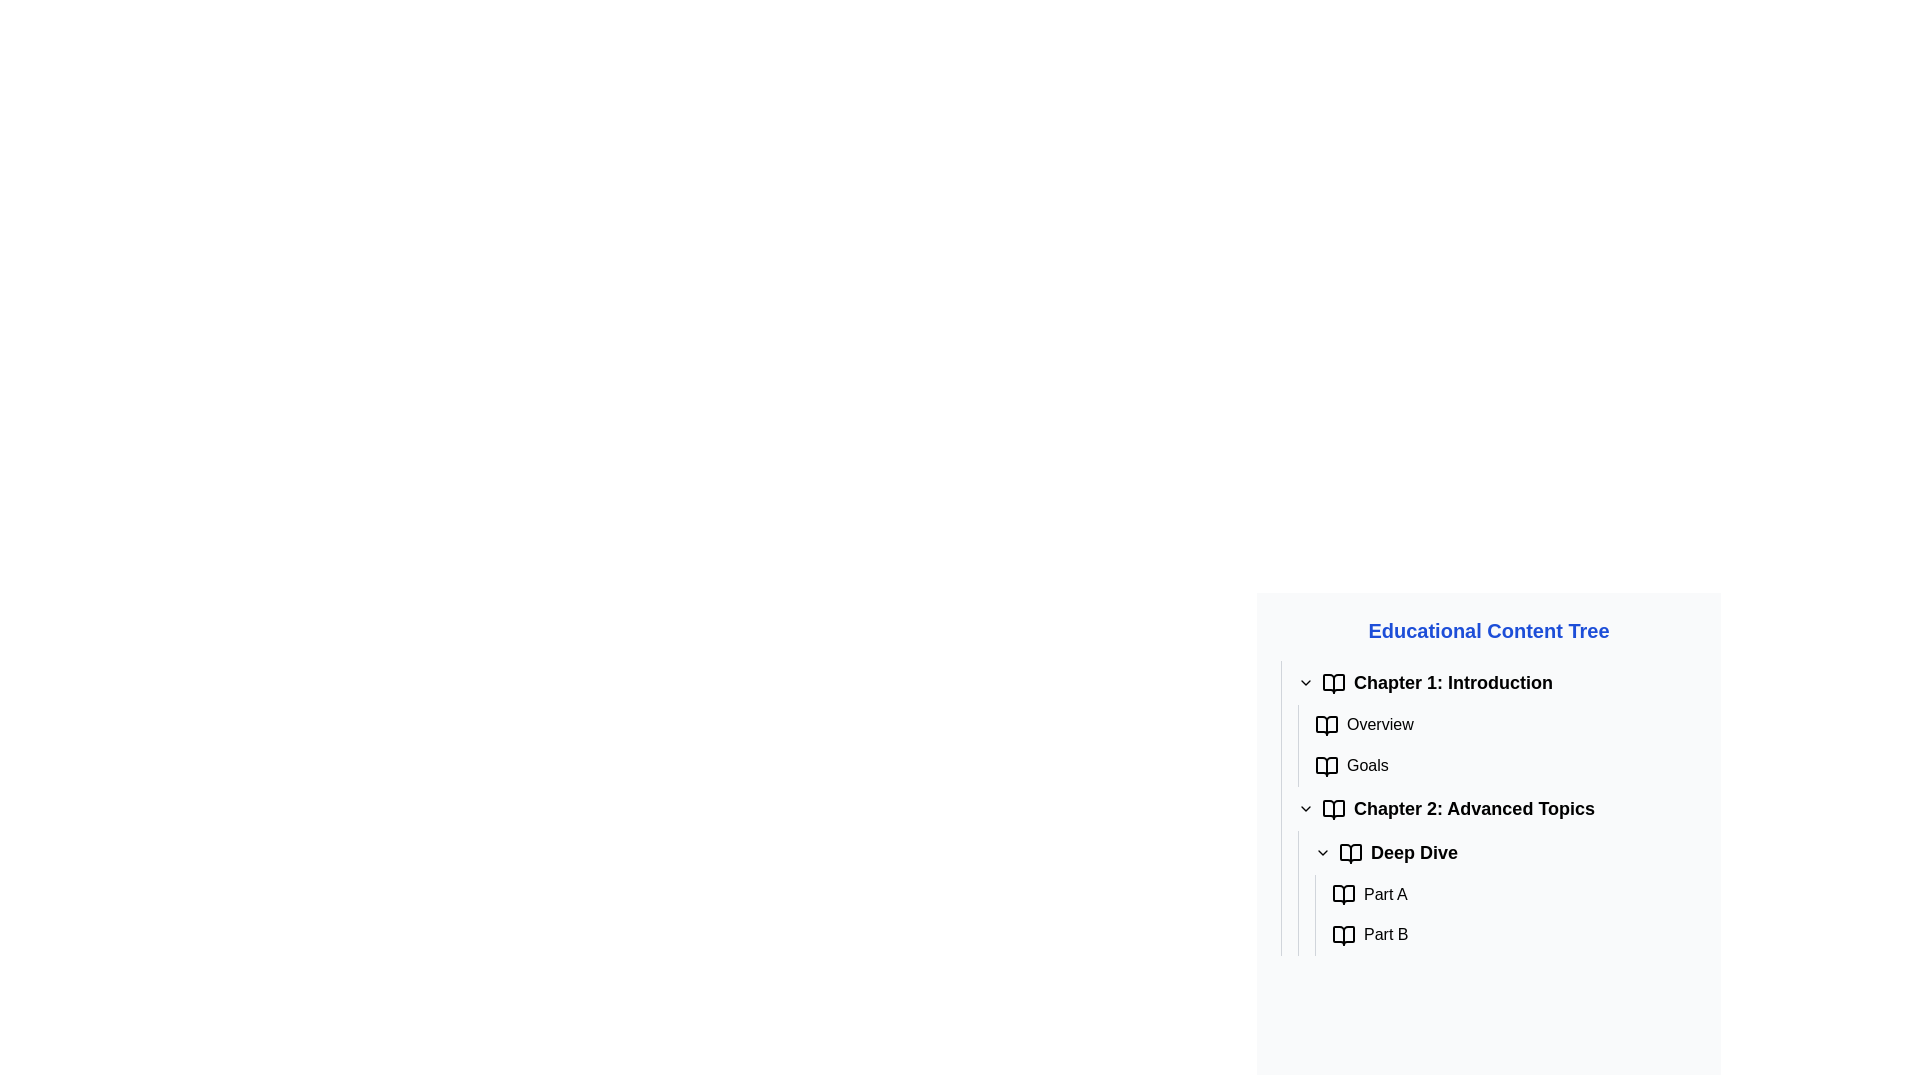 The image size is (1920, 1080). Describe the element at coordinates (1488, 870) in the screenshot. I see `the collapsible tree node titled 'Chapter 2: Advanced Topics' to activate related actions` at that location.